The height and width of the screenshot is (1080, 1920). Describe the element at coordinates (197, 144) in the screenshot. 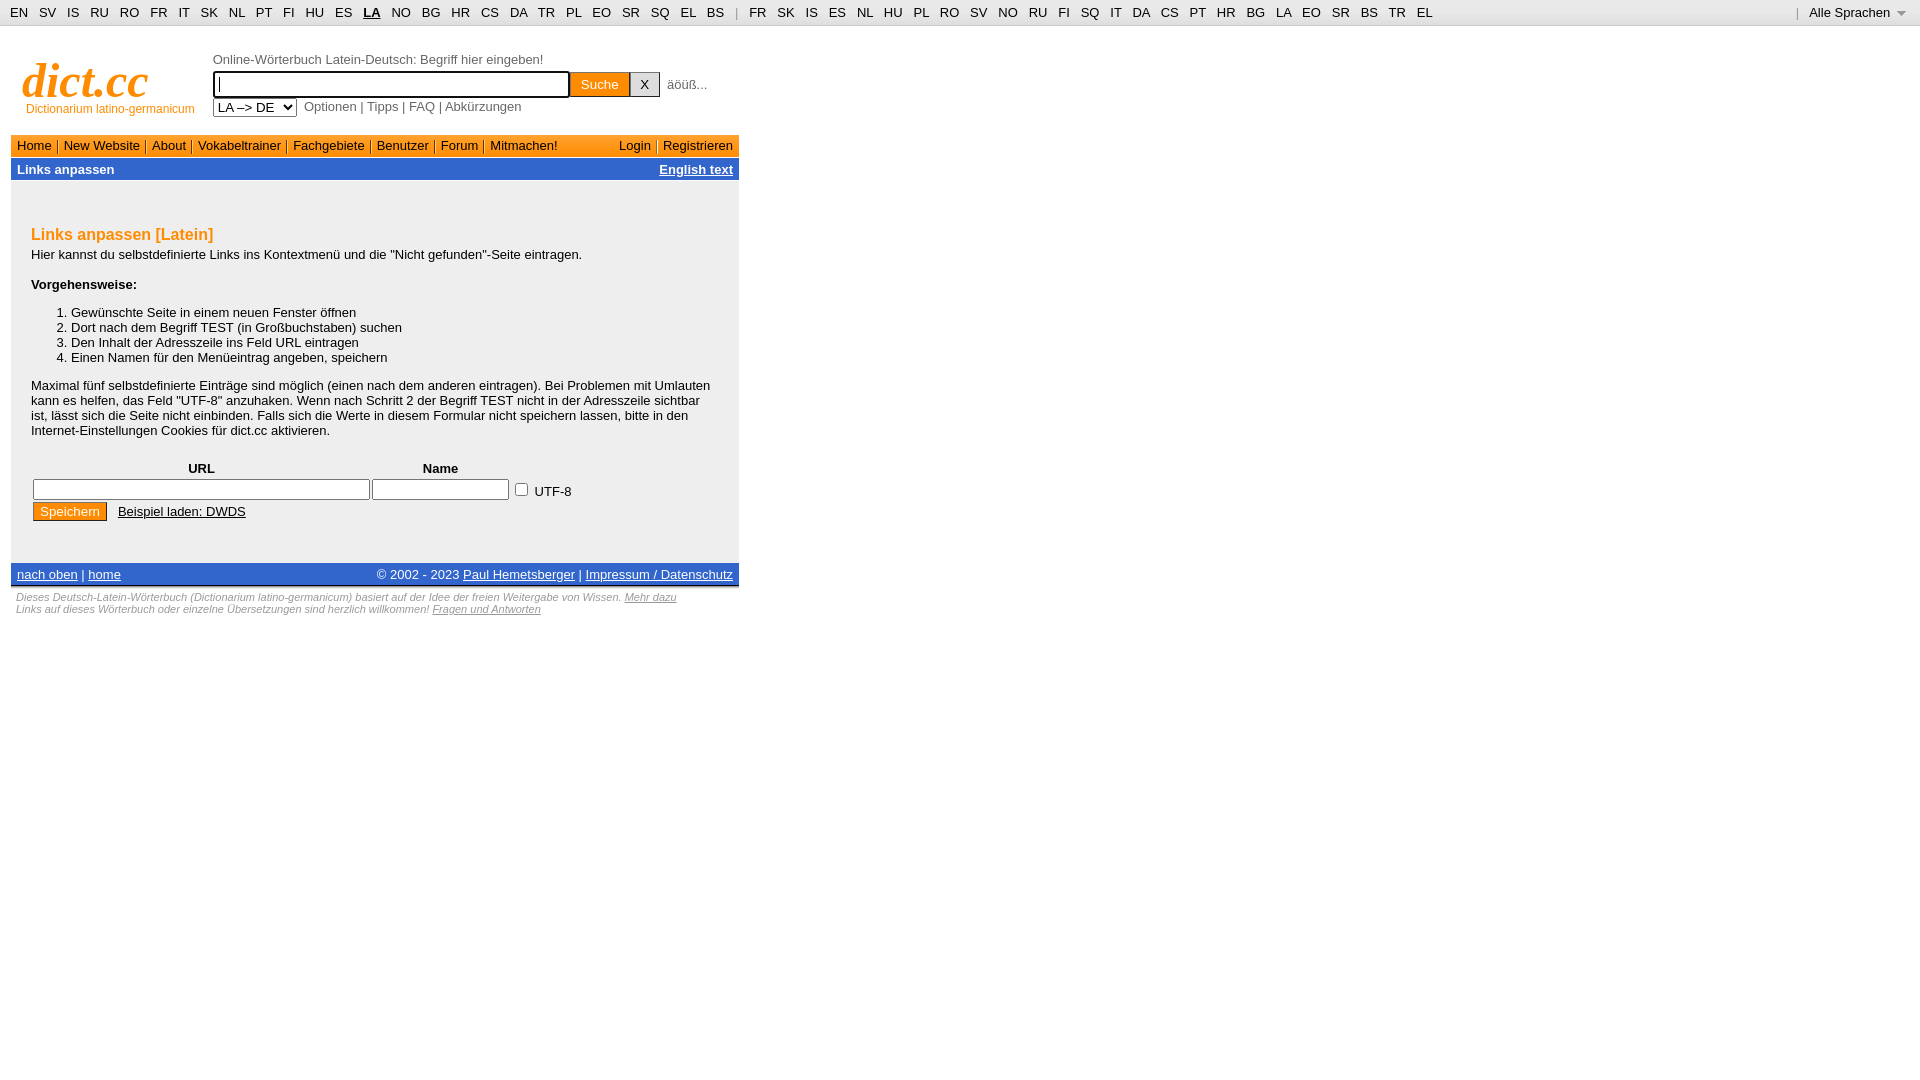

I see `'Vokabeltrainer'` at that location.